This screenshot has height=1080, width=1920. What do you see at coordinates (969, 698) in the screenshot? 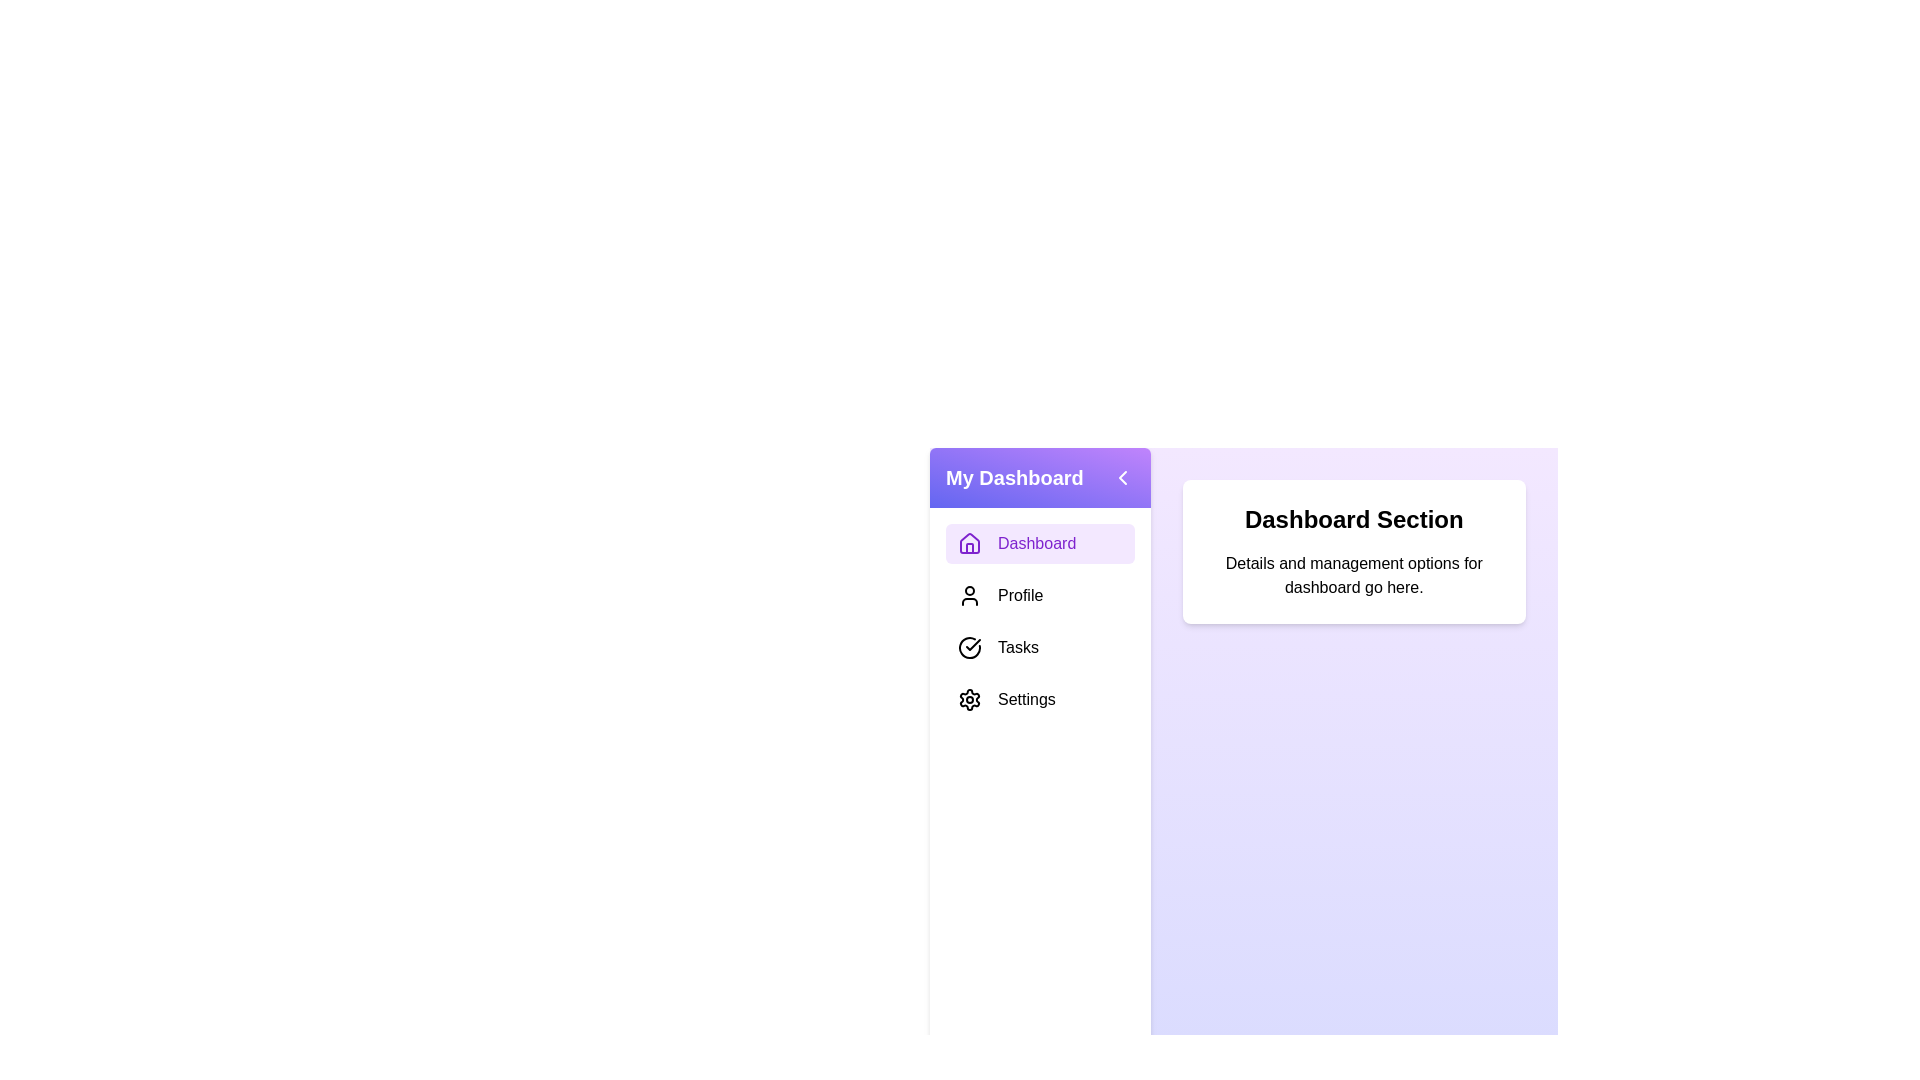
I see `the 'Settings' SVG icon located at the bottom of the vertical sidebar navigation menu` at bounding box center [969, 698].